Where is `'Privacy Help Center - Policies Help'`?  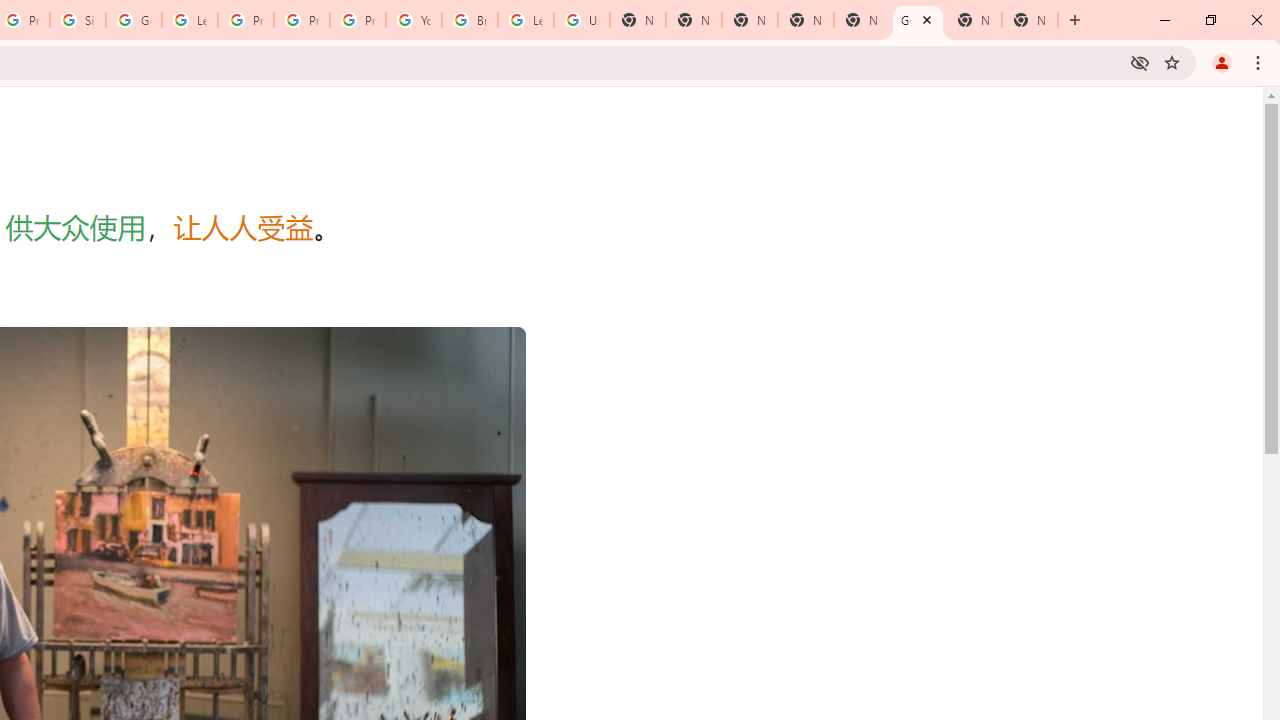 'Privacy Help Center - Policies Help' is located at coordinates (244, 20).